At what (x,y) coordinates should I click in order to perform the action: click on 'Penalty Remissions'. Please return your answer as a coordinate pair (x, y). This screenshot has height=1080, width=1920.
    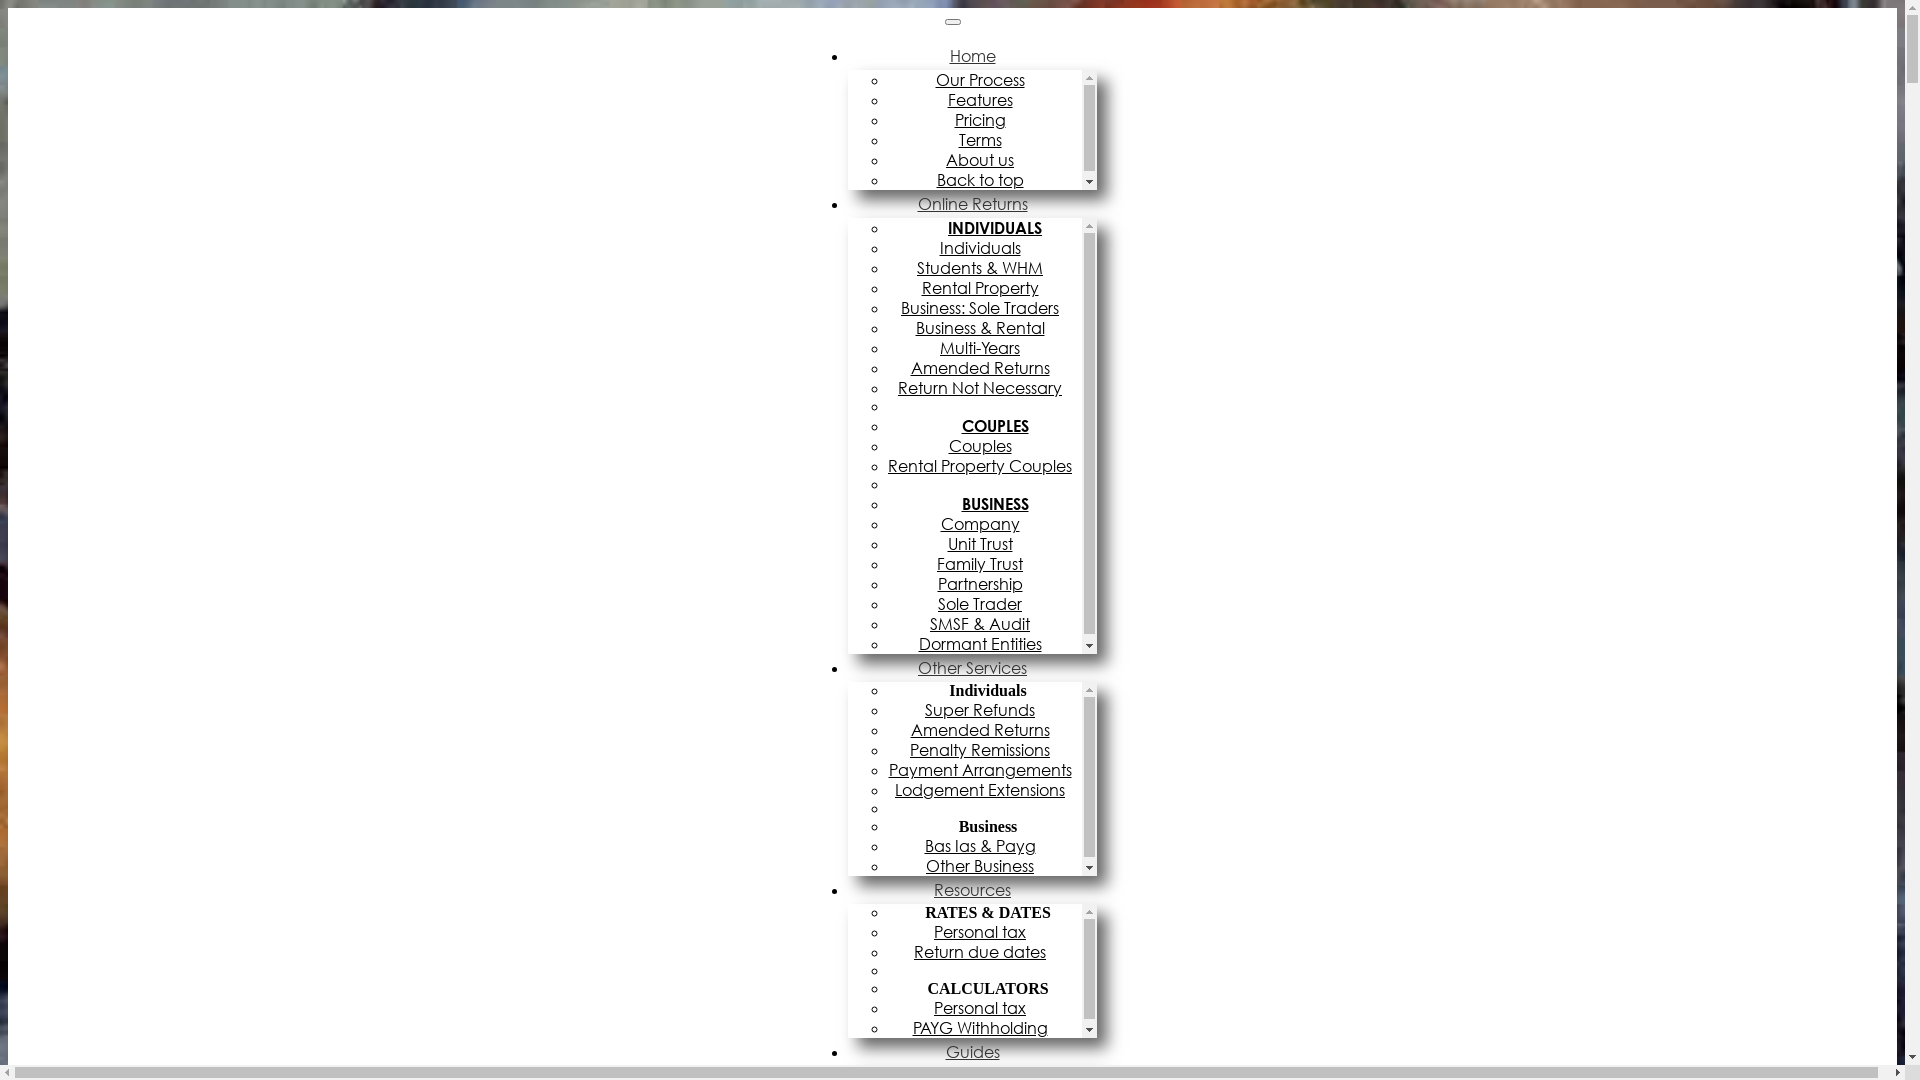
    Looking at the image, I should click on (909, 749).